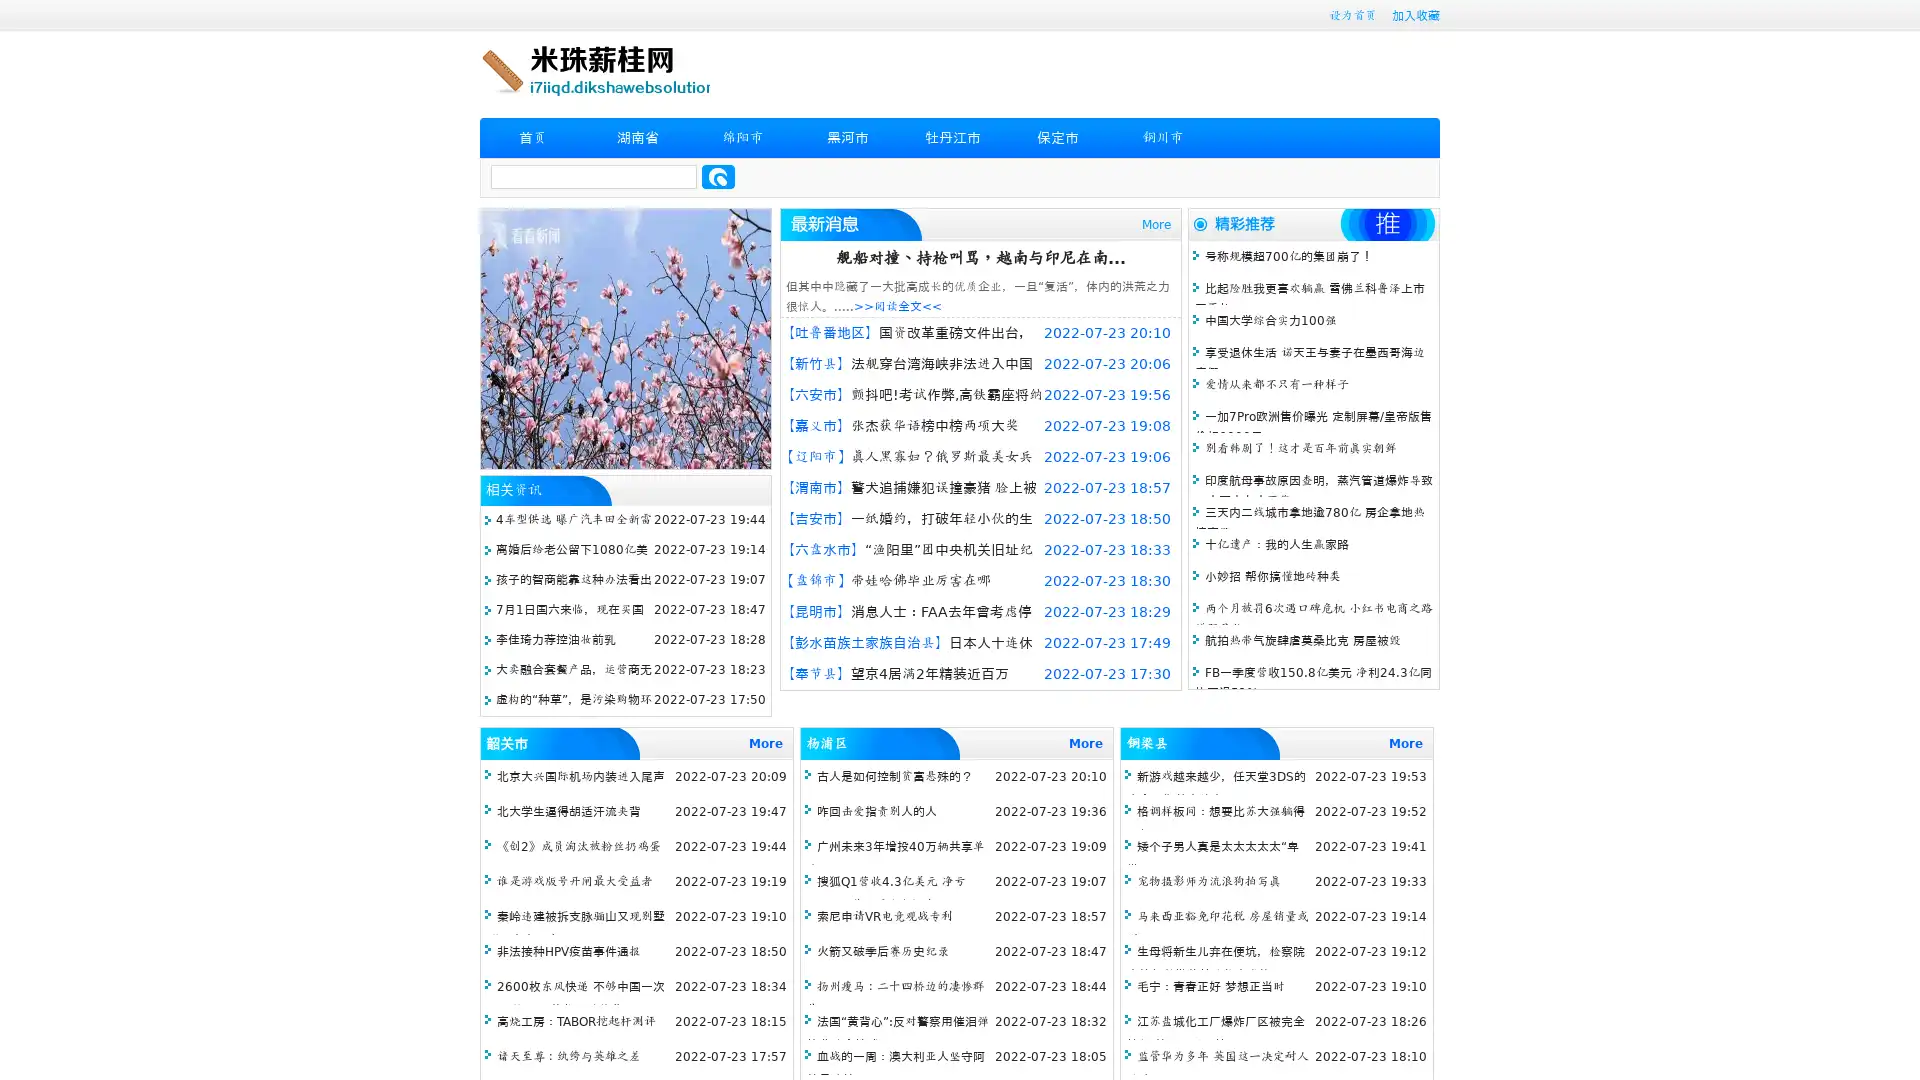 The height and width of the screenshot is (1080, 1920). What do you see at coordinates (718, 176) in the screenshot?
I see `Search` at bounding box center [718, 176].